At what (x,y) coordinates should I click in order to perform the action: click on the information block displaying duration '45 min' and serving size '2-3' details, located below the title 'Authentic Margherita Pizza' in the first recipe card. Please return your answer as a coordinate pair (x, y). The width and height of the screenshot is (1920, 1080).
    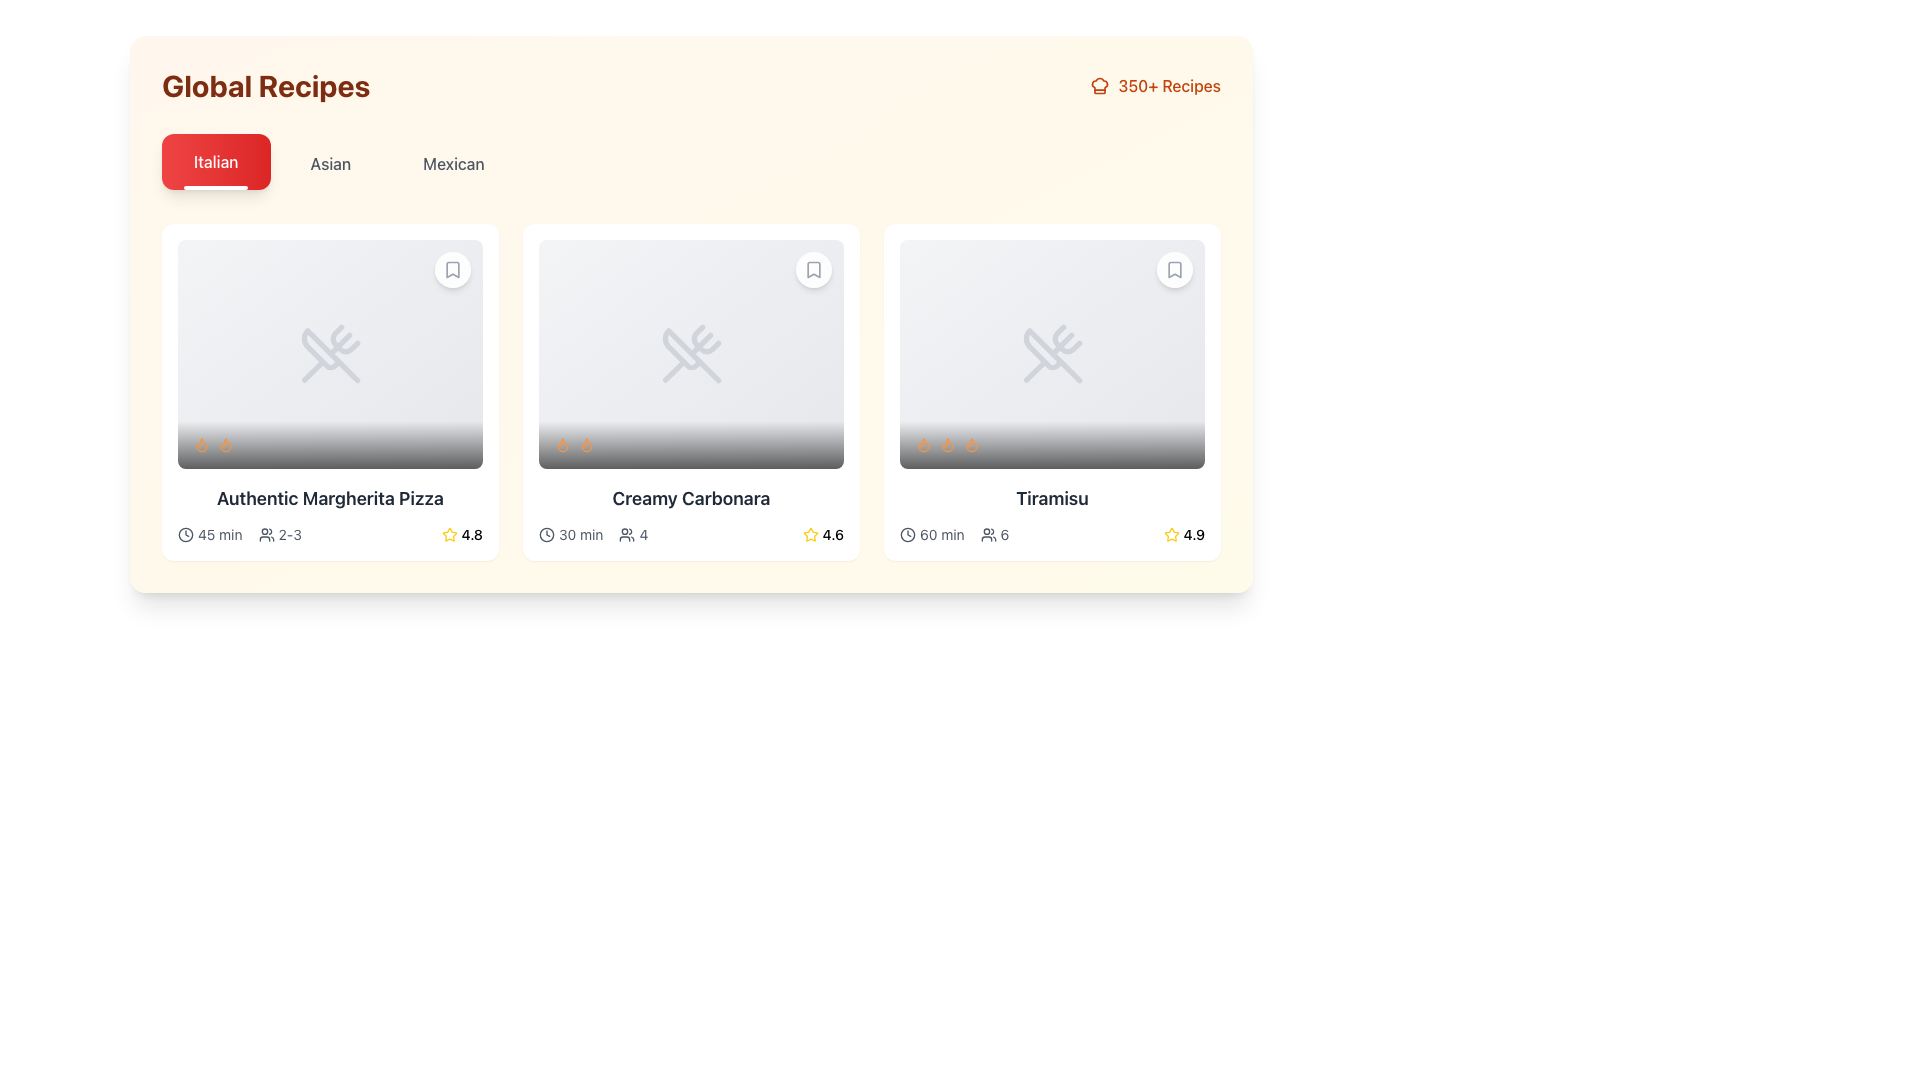
    Looking at the image, I should click on (240, 533).